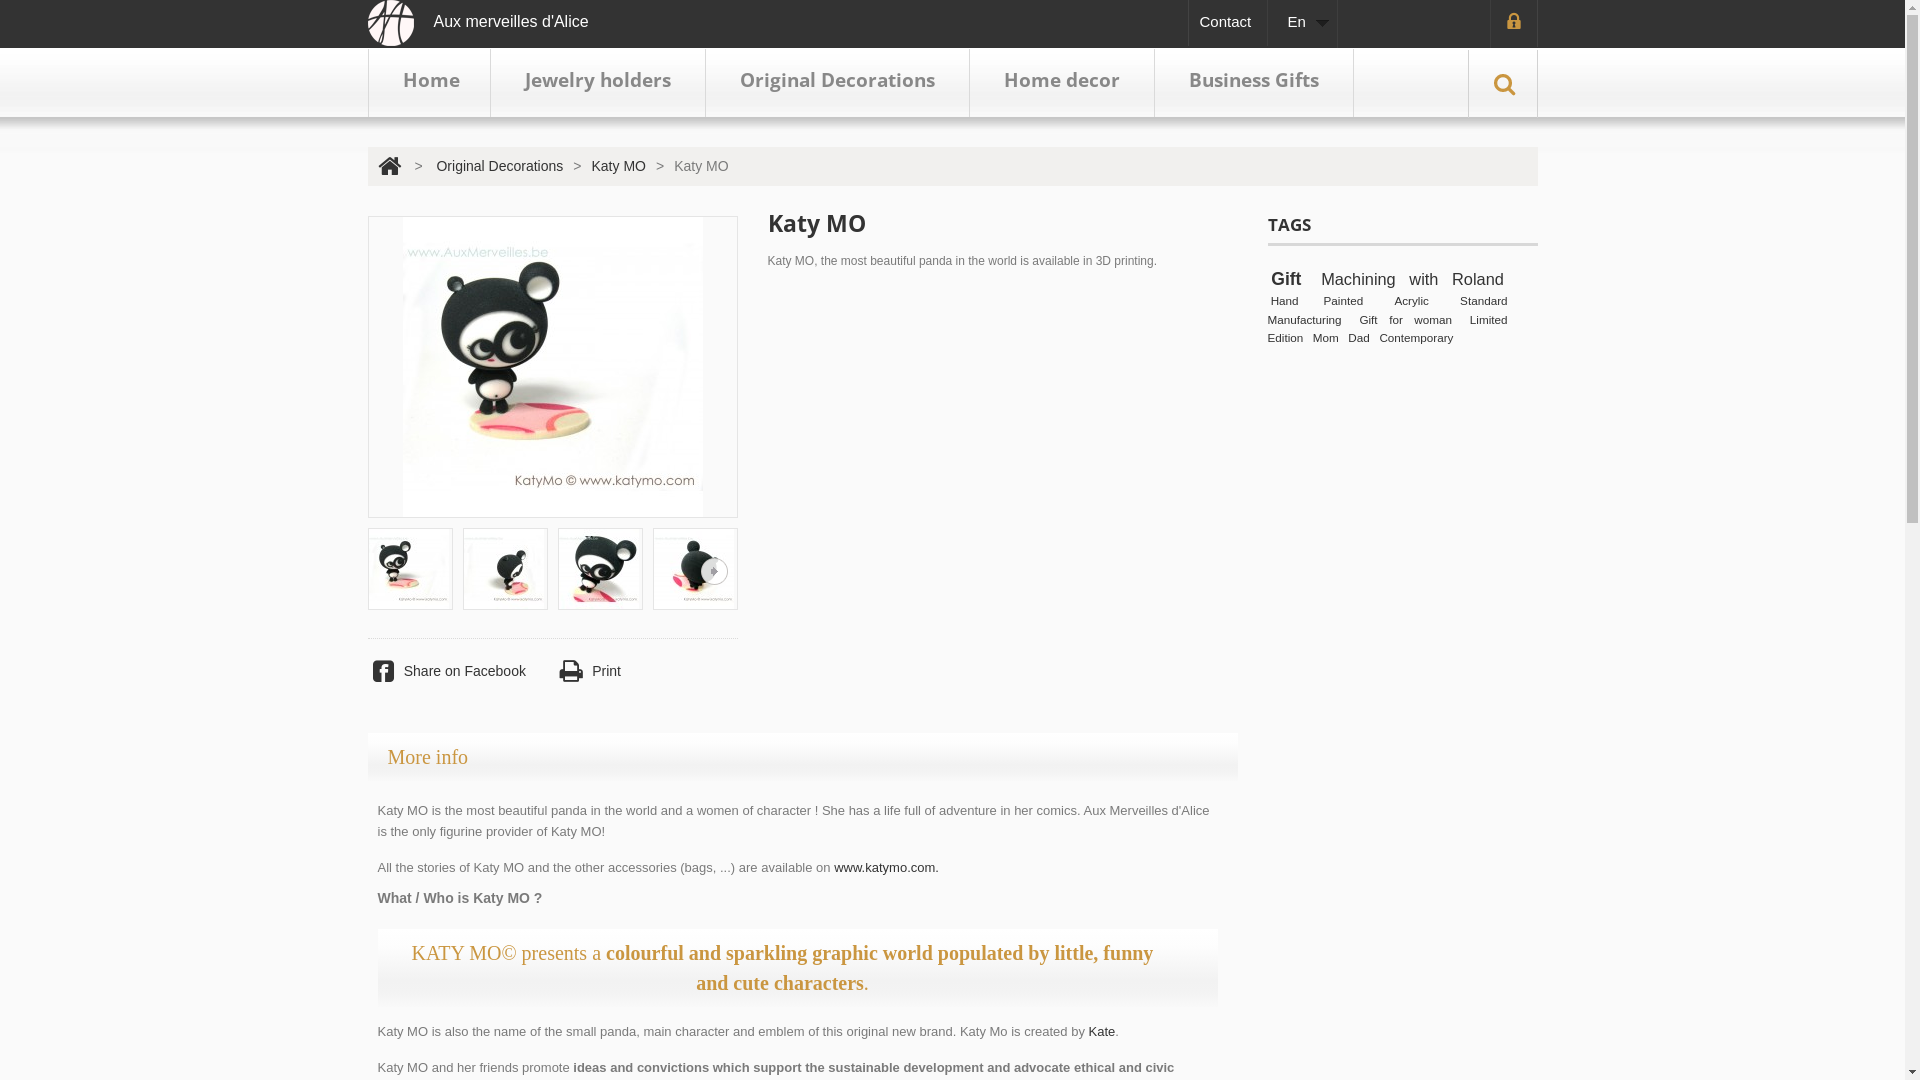 This screenshot has width=1920, height=1080. What do you see at coordinates (587, 671) in the screenshot?
I see `'Print'` at bounding box center [587, 671].